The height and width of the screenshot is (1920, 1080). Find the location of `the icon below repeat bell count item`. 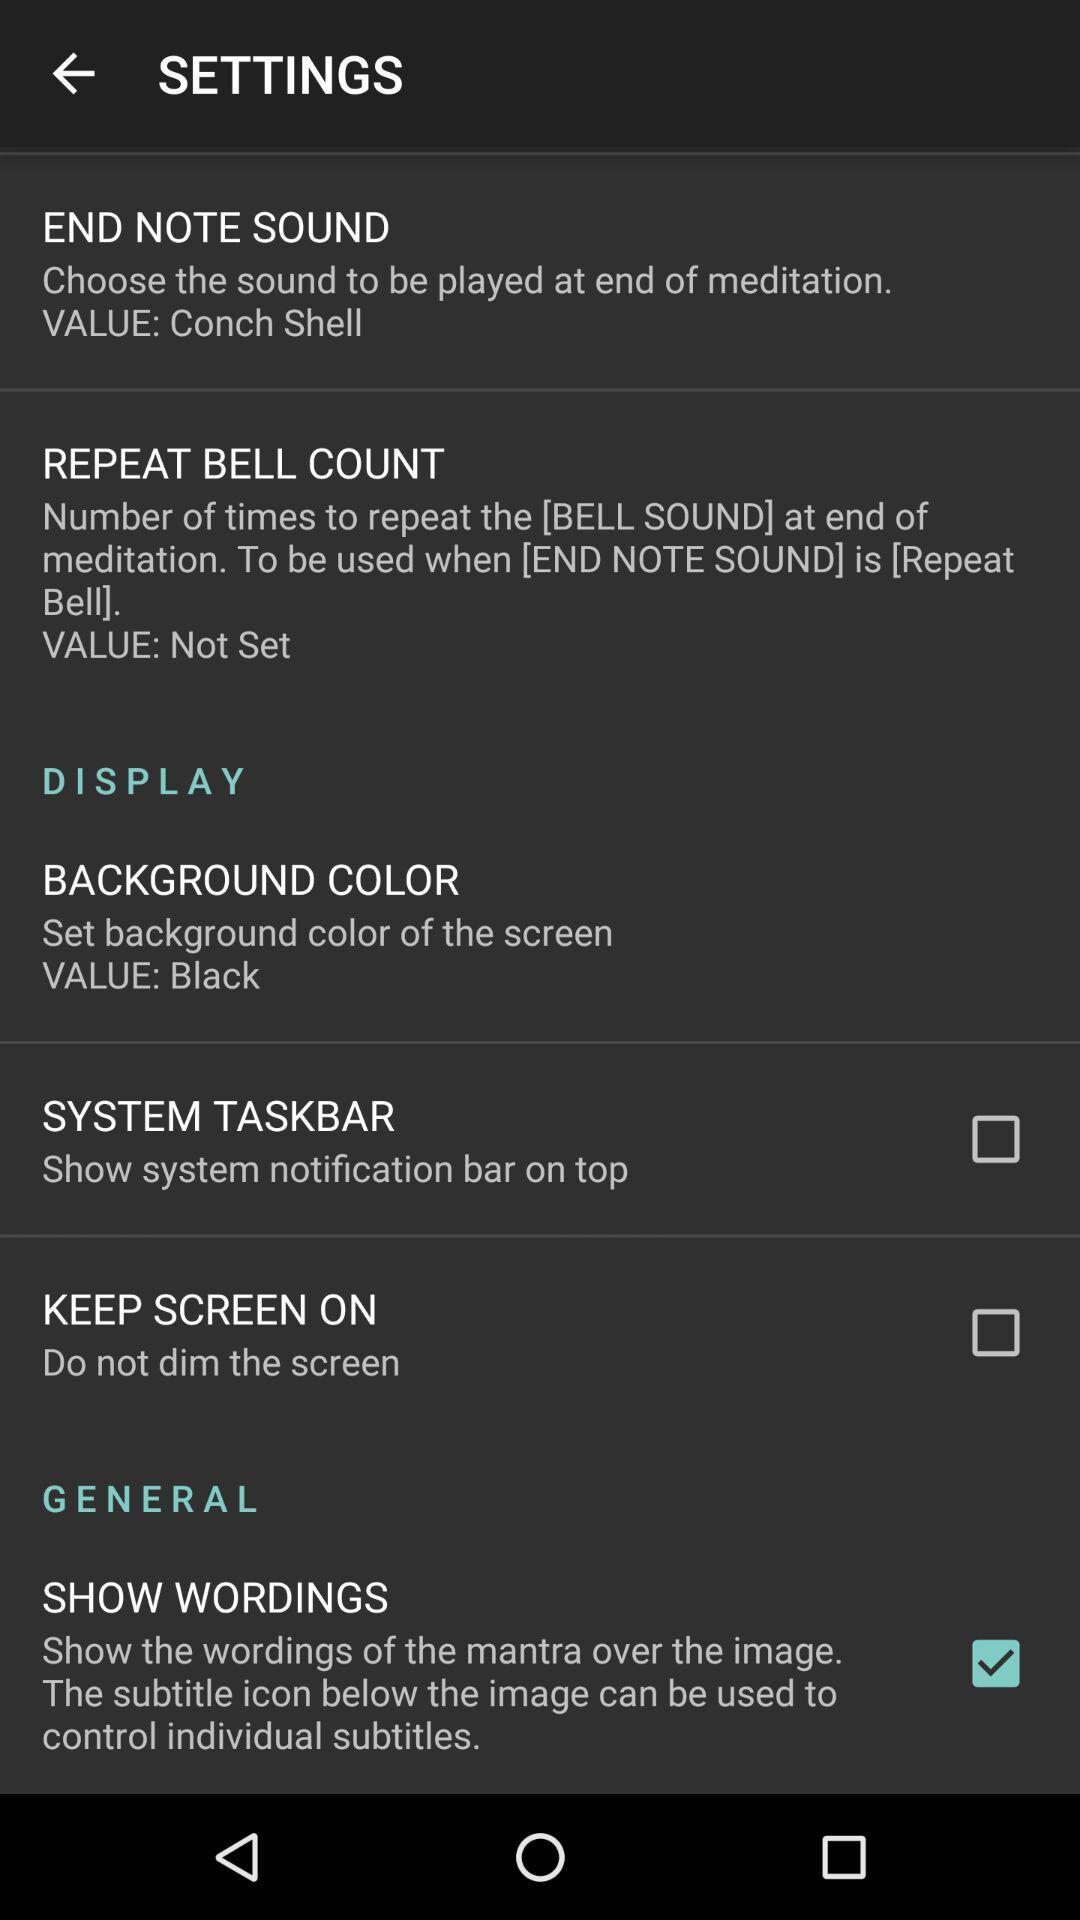

the icon below repeat bell count item is located at coordinates (540, 578).